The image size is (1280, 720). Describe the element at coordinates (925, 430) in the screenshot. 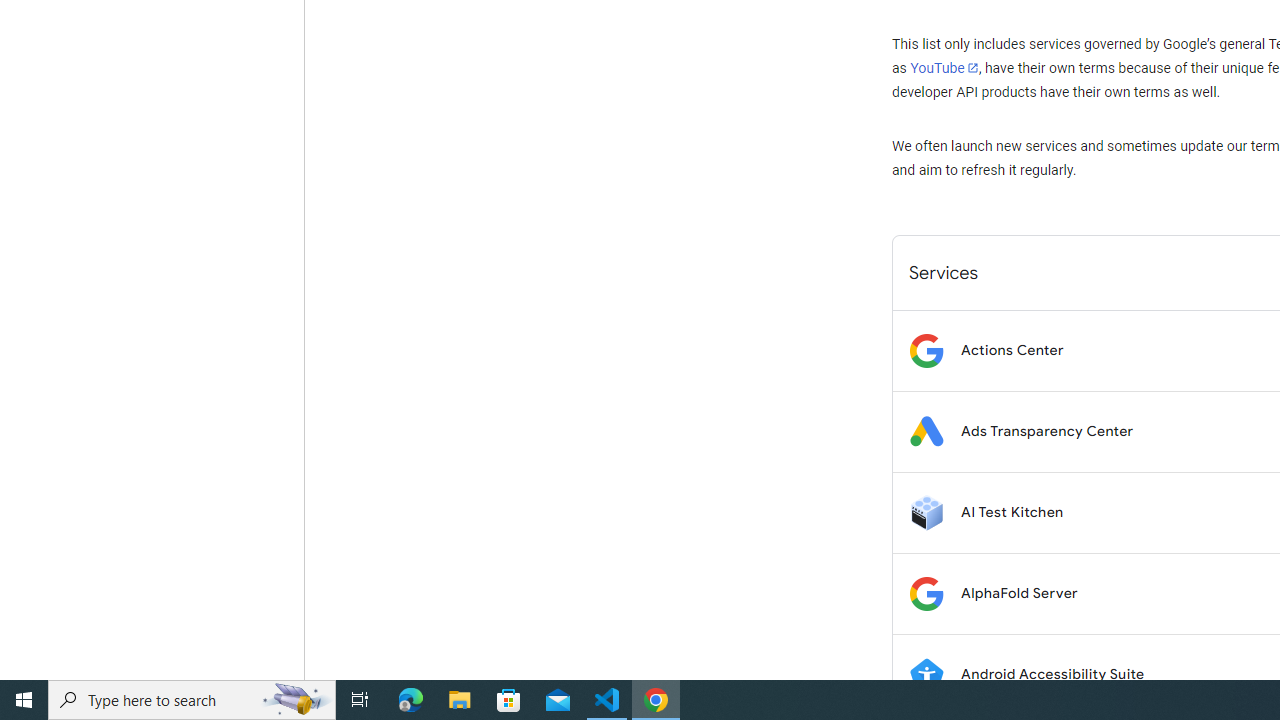

I see `'Logo for Ads Transparency Center'` at that location.